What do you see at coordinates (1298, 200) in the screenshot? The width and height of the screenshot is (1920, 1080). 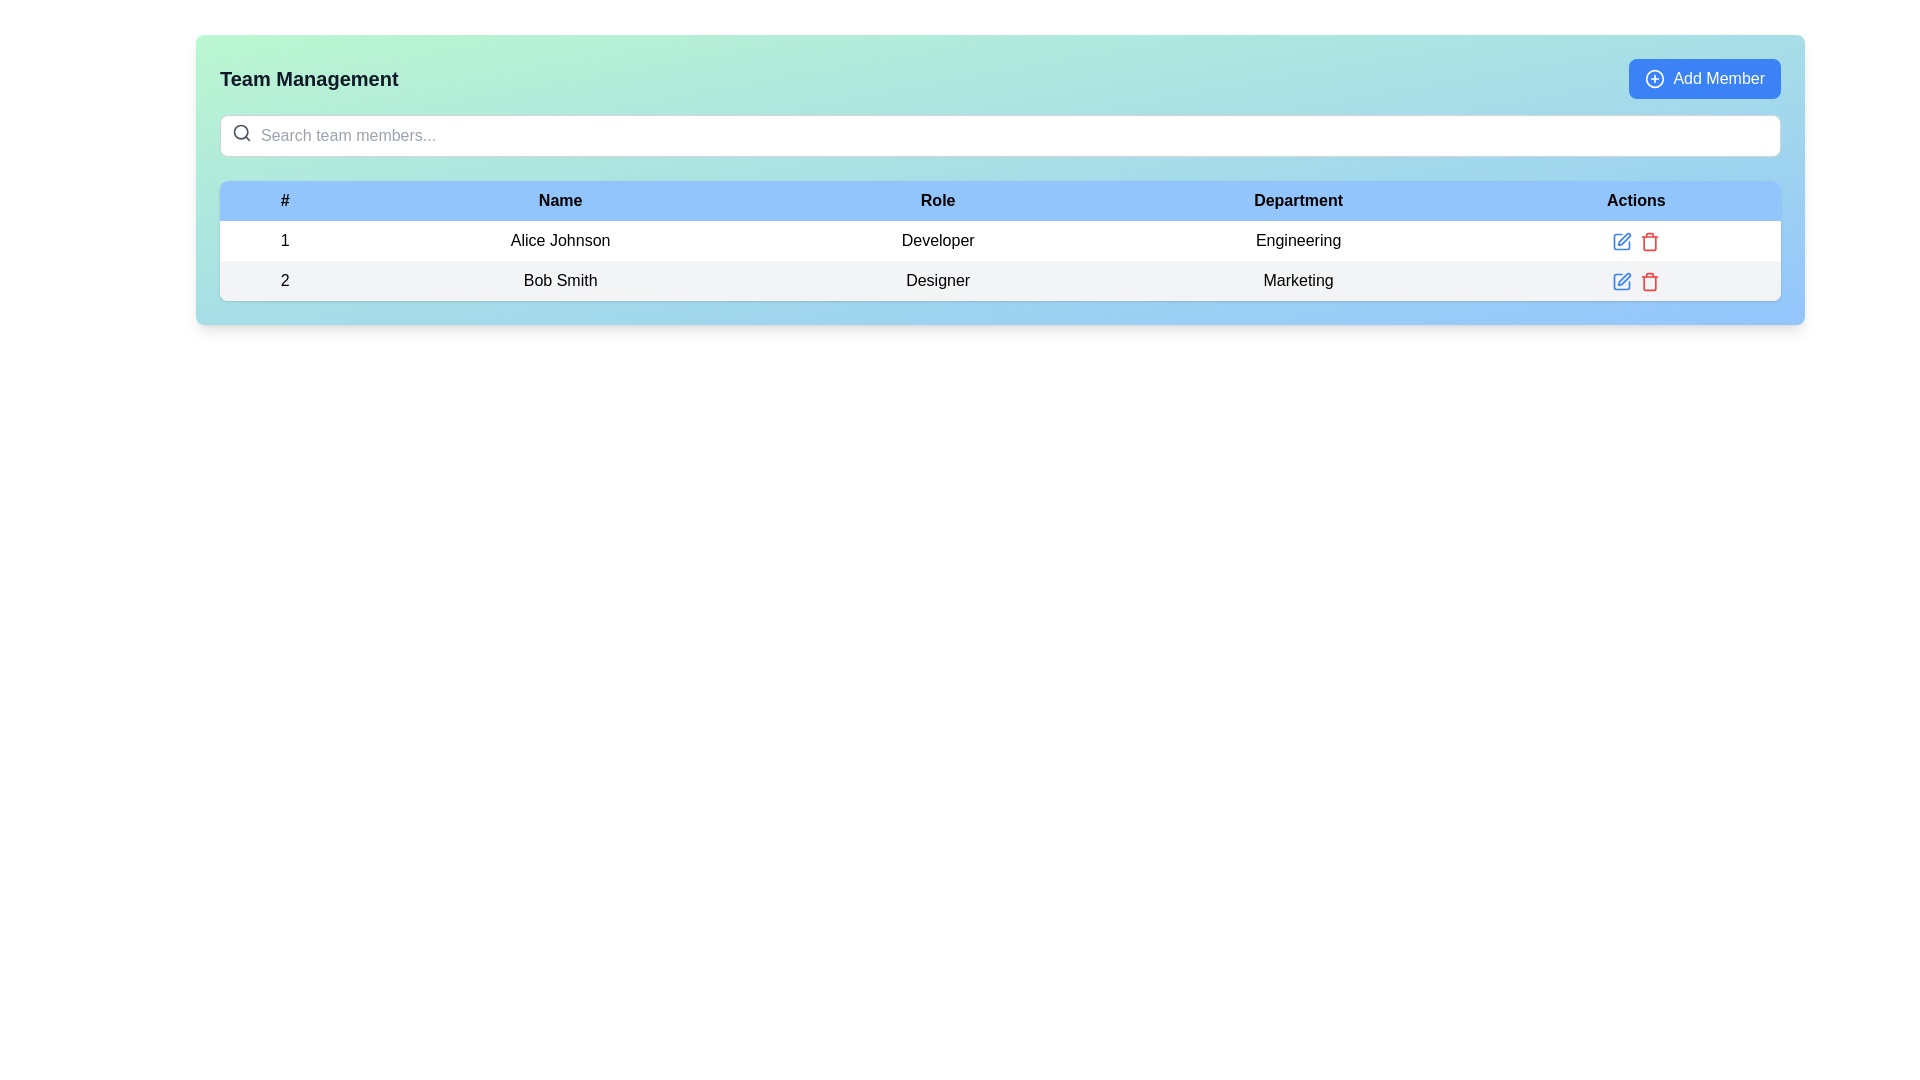 I see `the bold black text label displaying 'Department', which is located in the fourth column of the header row in a table-like structure, between the labels 'Role' and 'Actions'` at bounding box center [1298, 200].